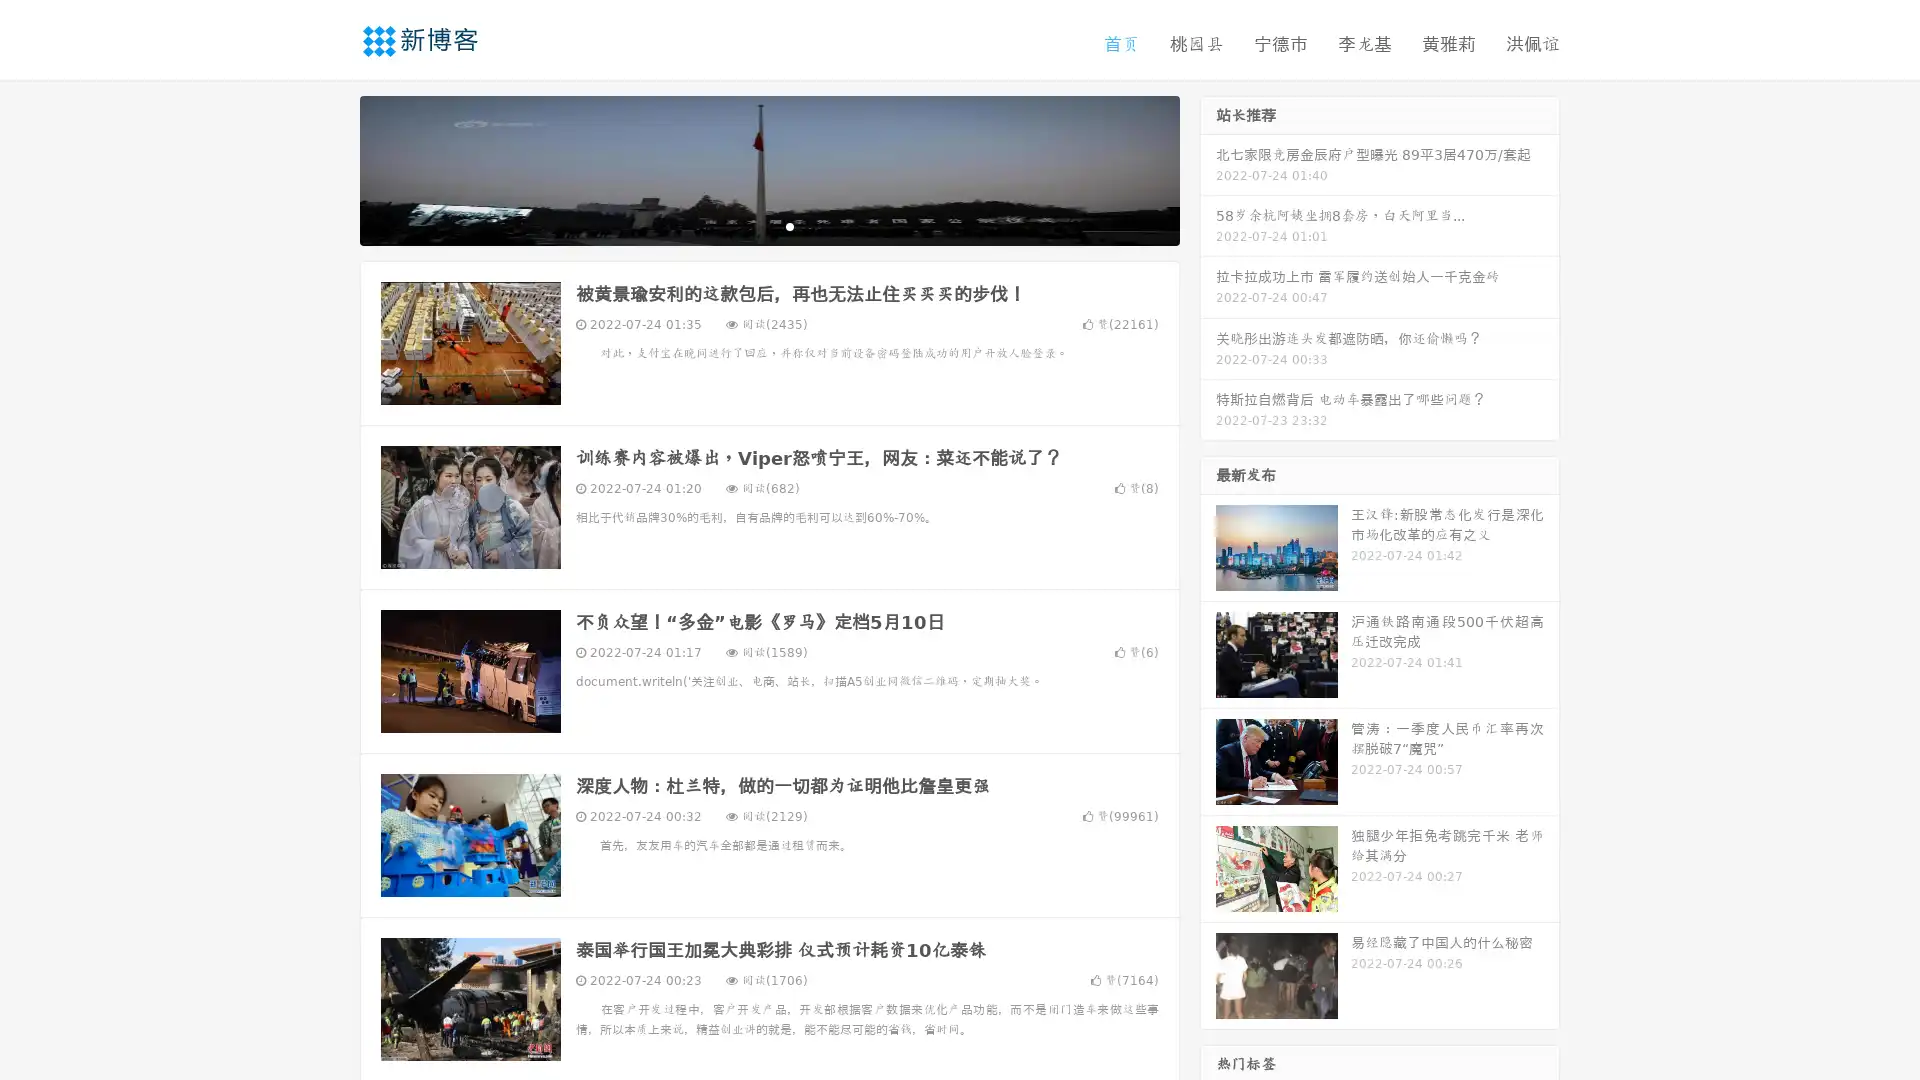 The image size is (1920, 1080). I want to click on Next slide, so click(1208, 168).